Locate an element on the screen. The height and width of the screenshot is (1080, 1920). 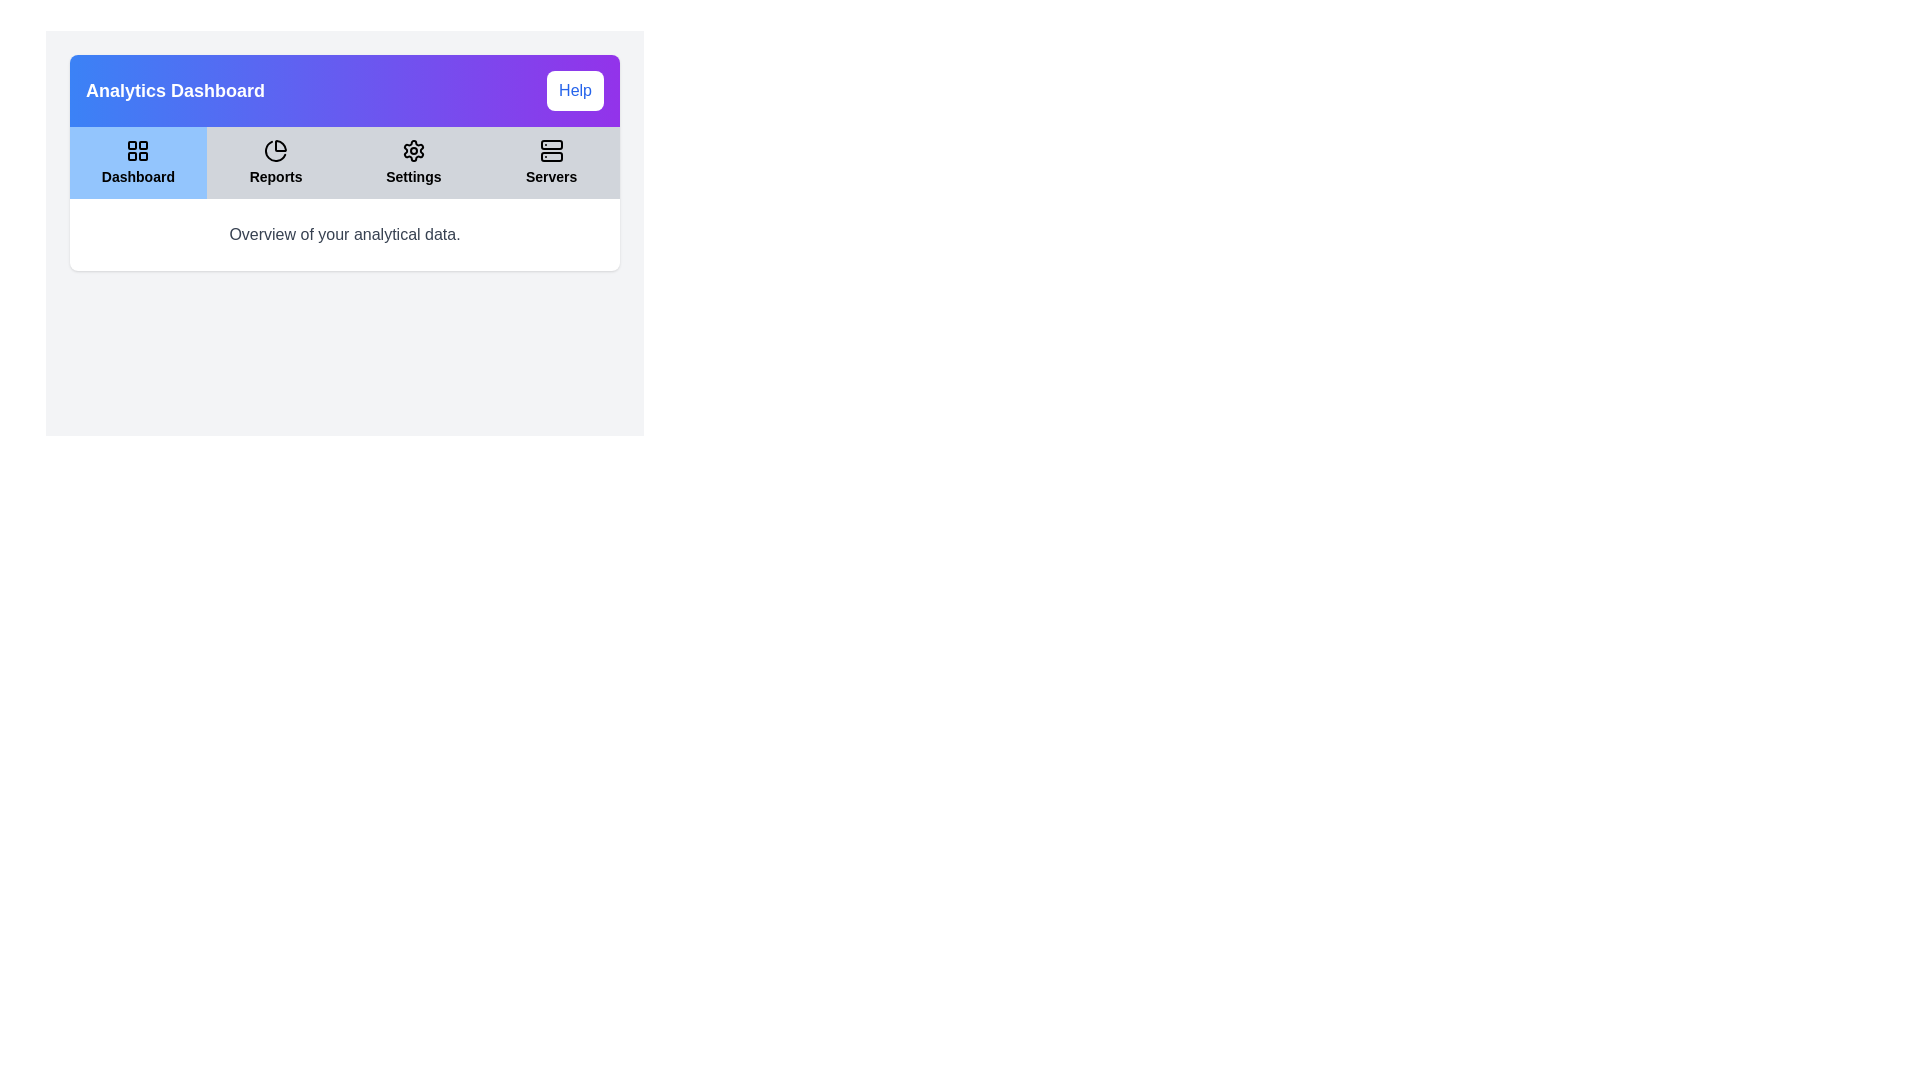
text from the bold label 'Analytics Dashboard' located at the top-left of the interface is located at coordinates (175, 91).